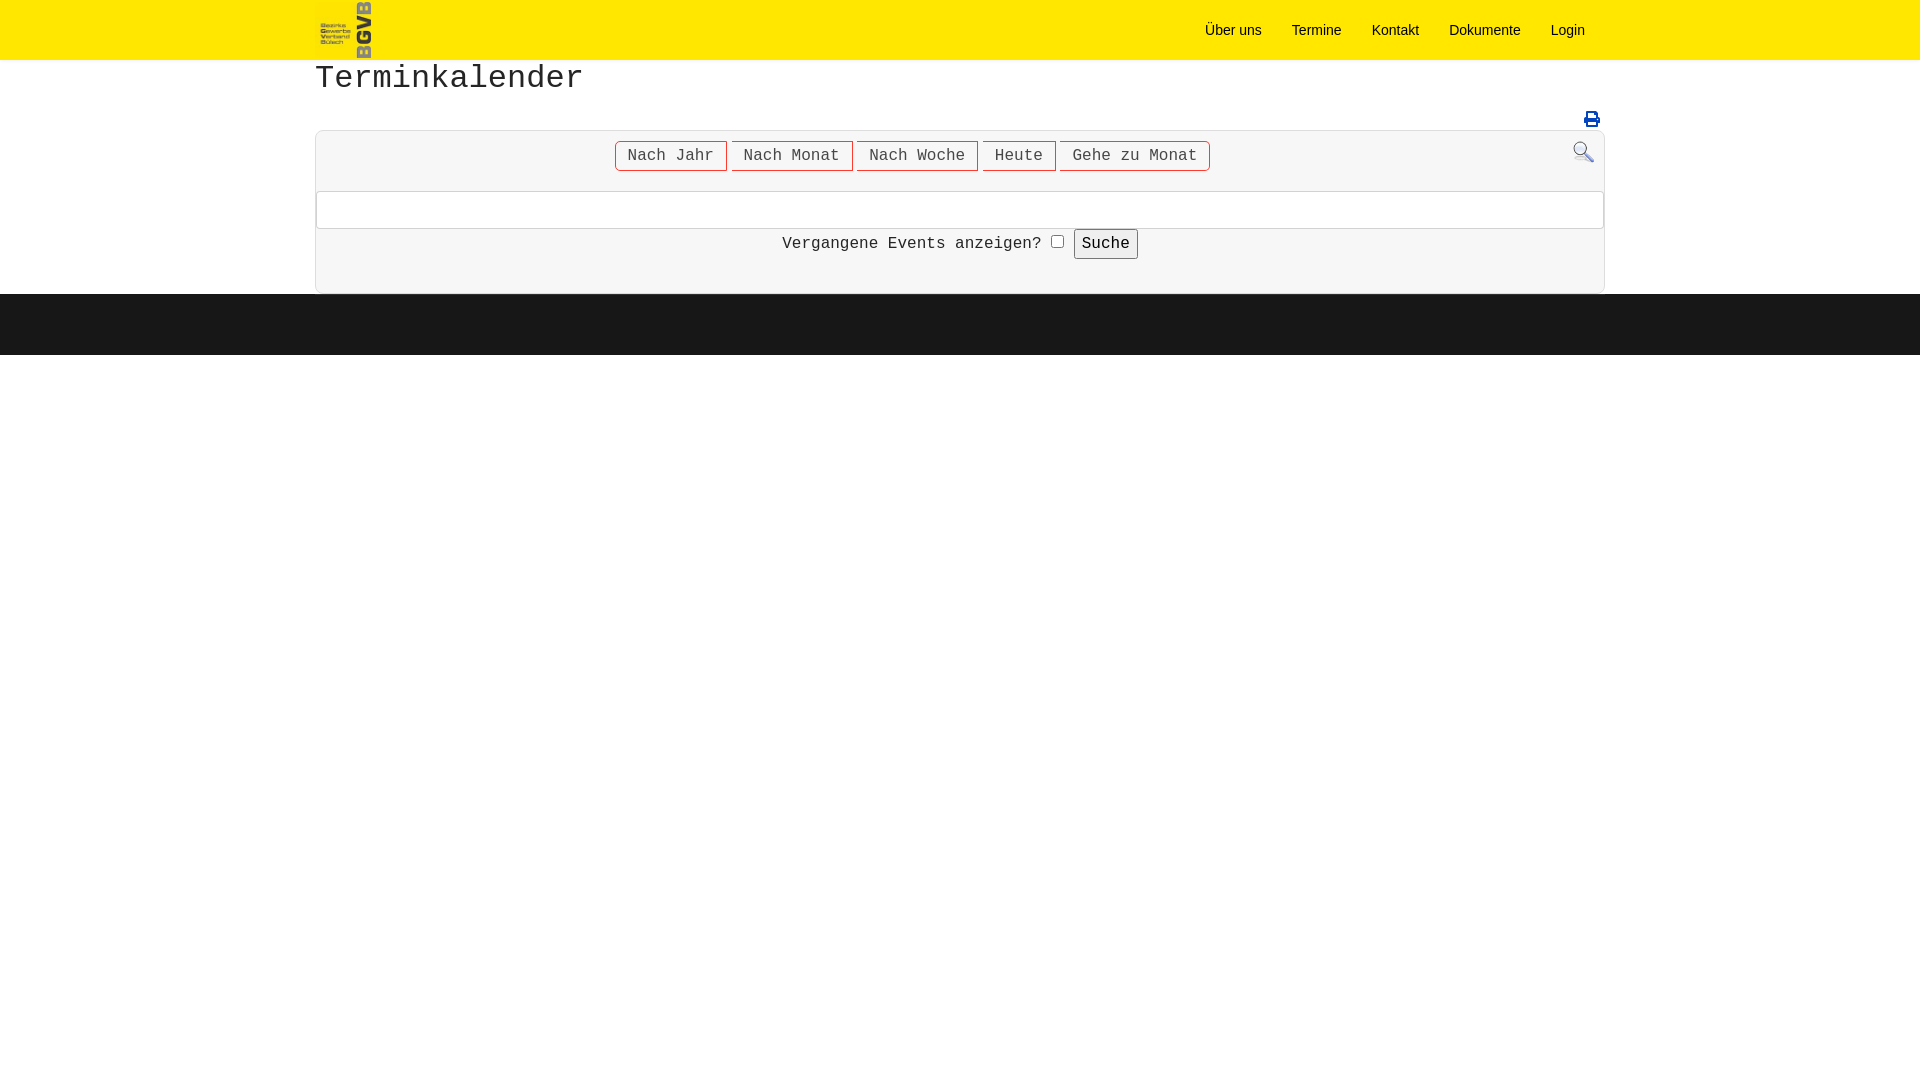  What do you see at coordinates (1567, 30) in the screenshot?
I see `'Login'` at bounding box center [1567, 30].